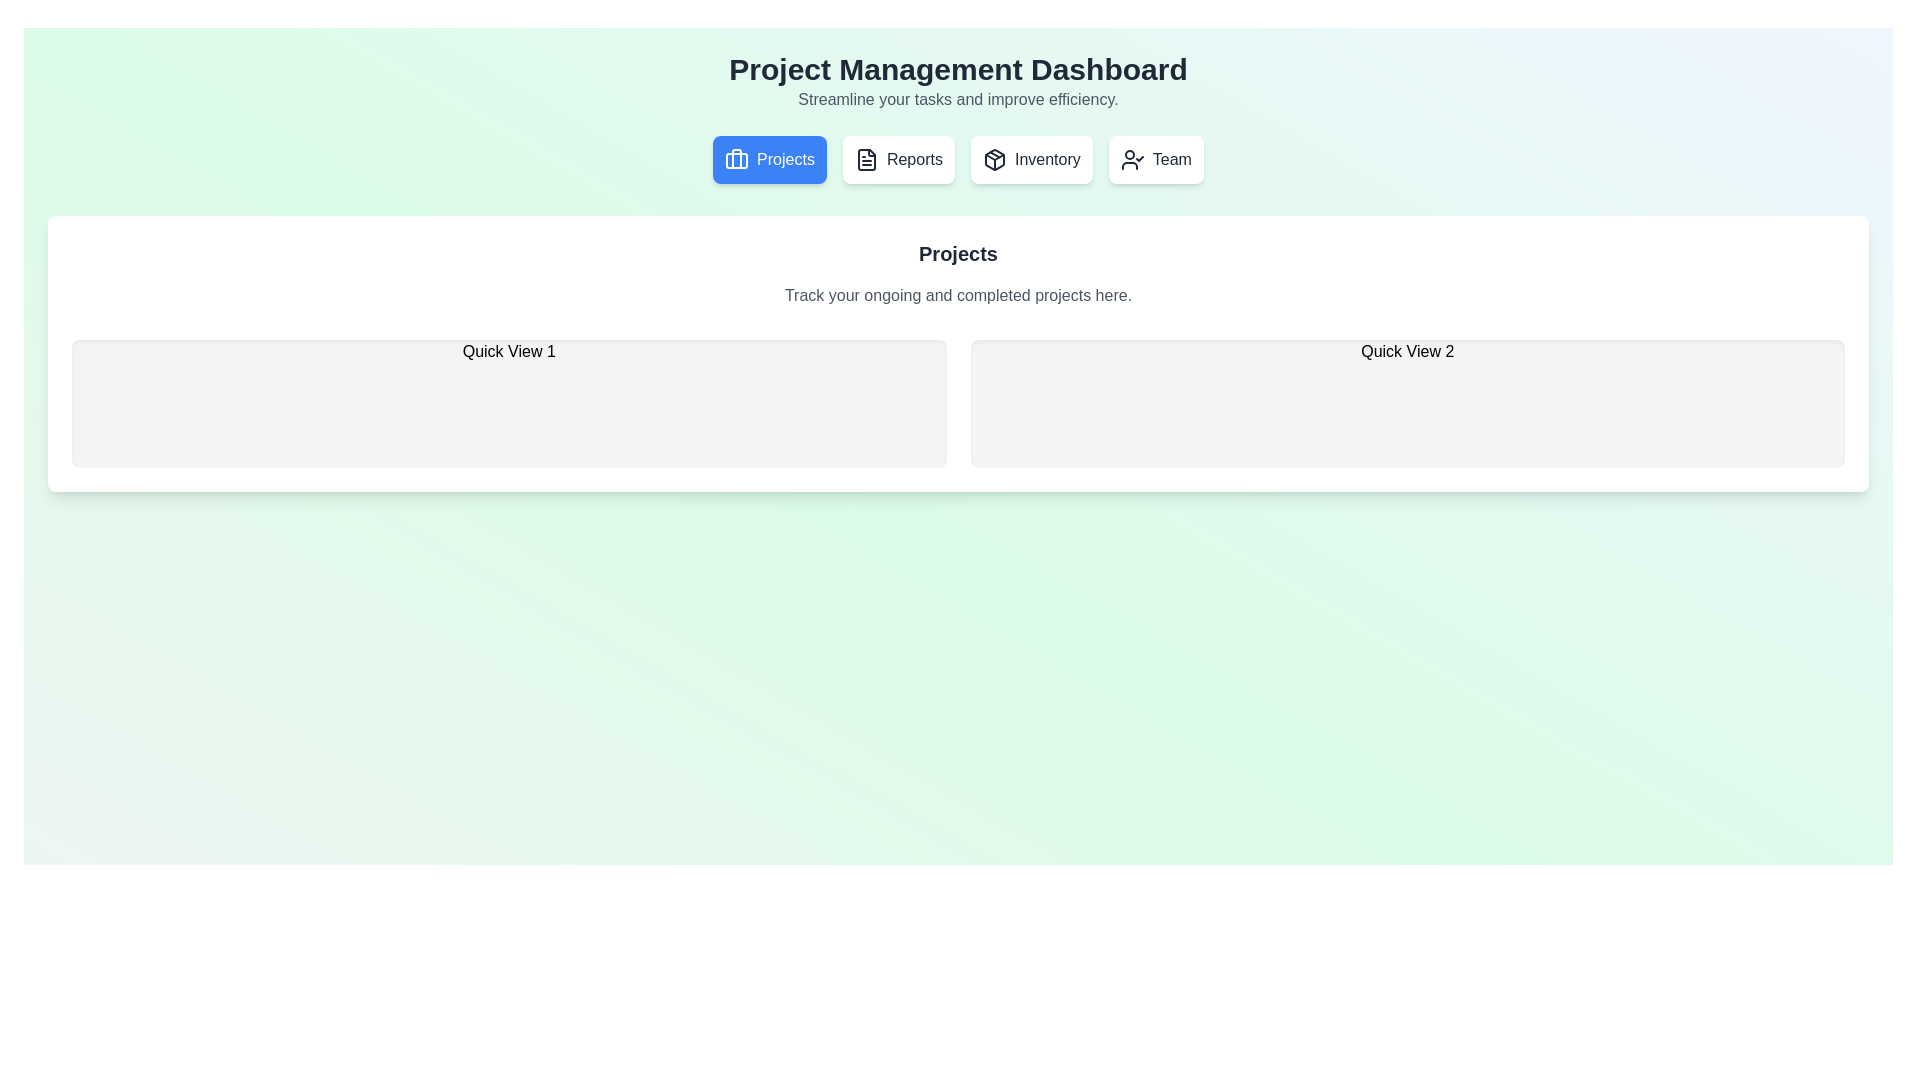 Image resolution: width=1920 pixels, height=1080 pixels. I want to click on the 'Projects' button, which is a blue rectangular button with white text and a briefcase icon, located at the top row of interactive items, so click(768, 158).